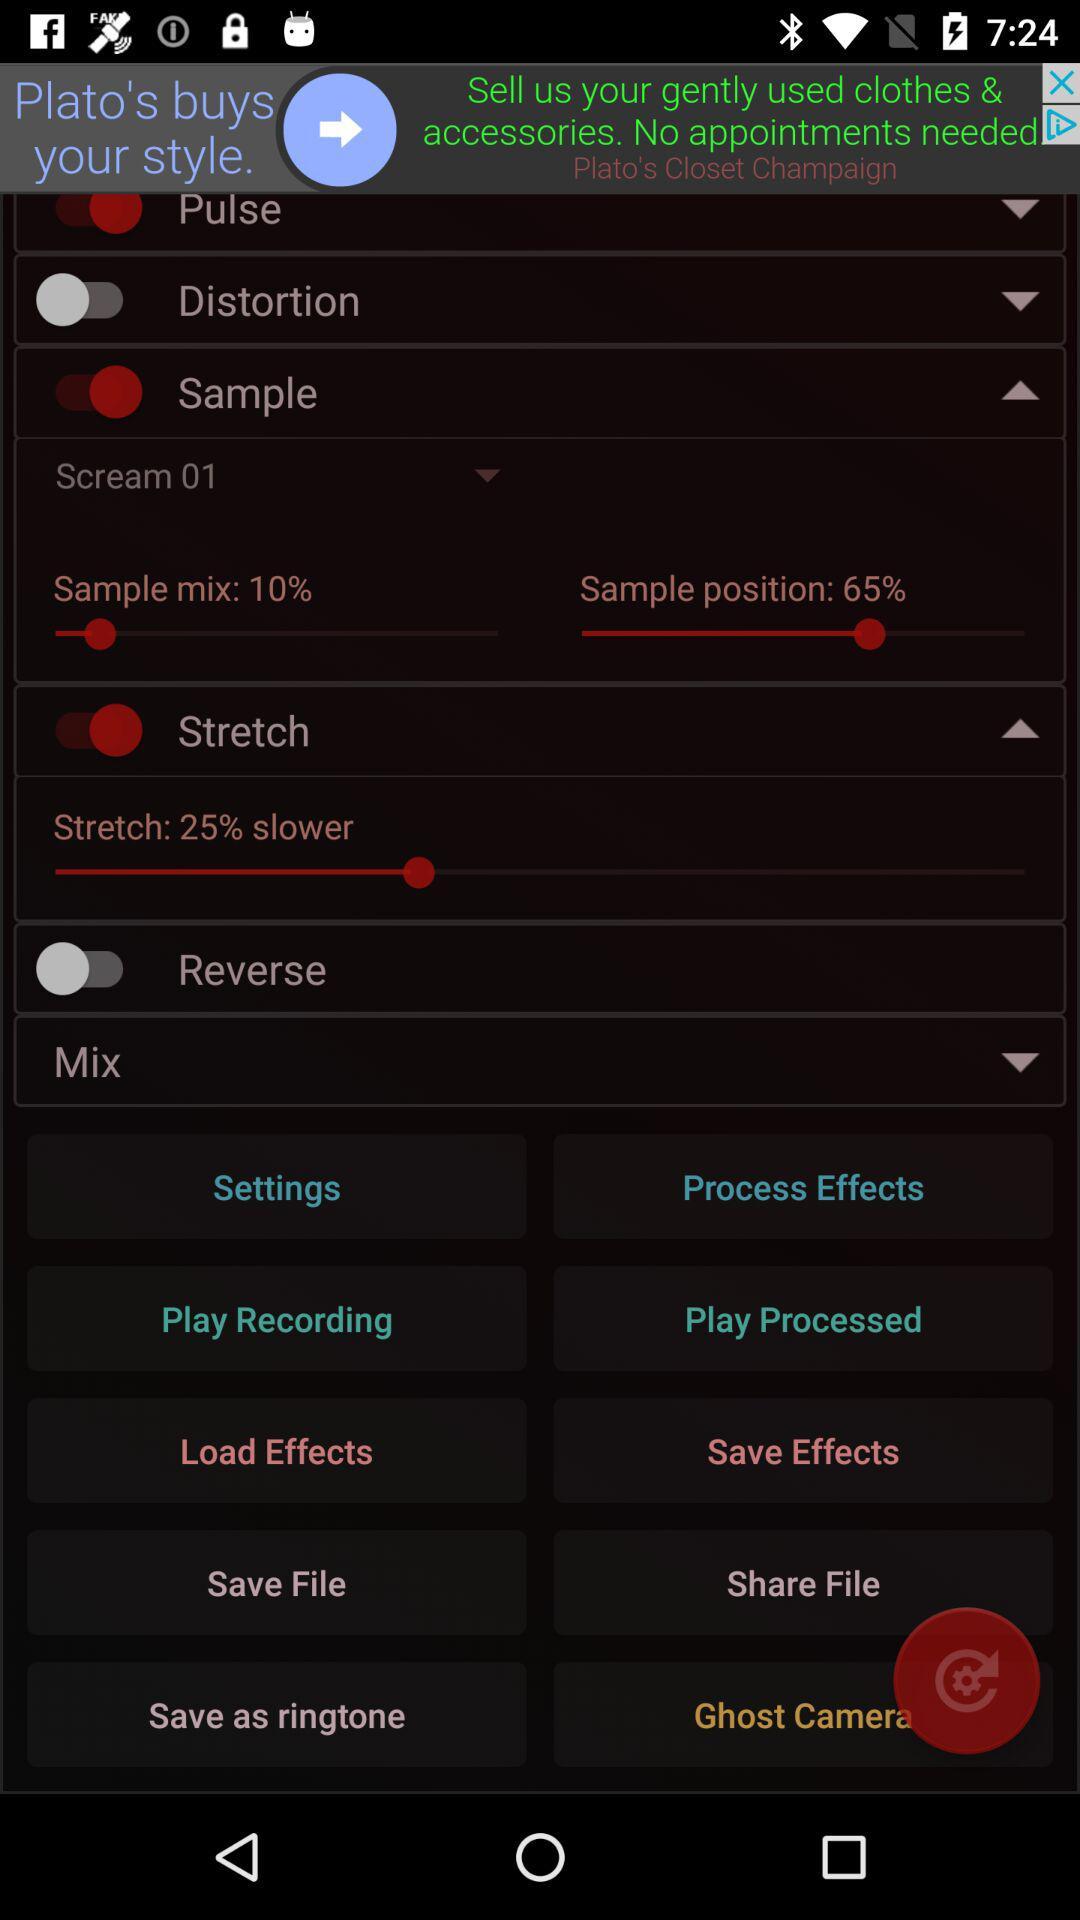  Describe the element at coordinates (88, 391) in the screenshot. I see `sample` at that location.